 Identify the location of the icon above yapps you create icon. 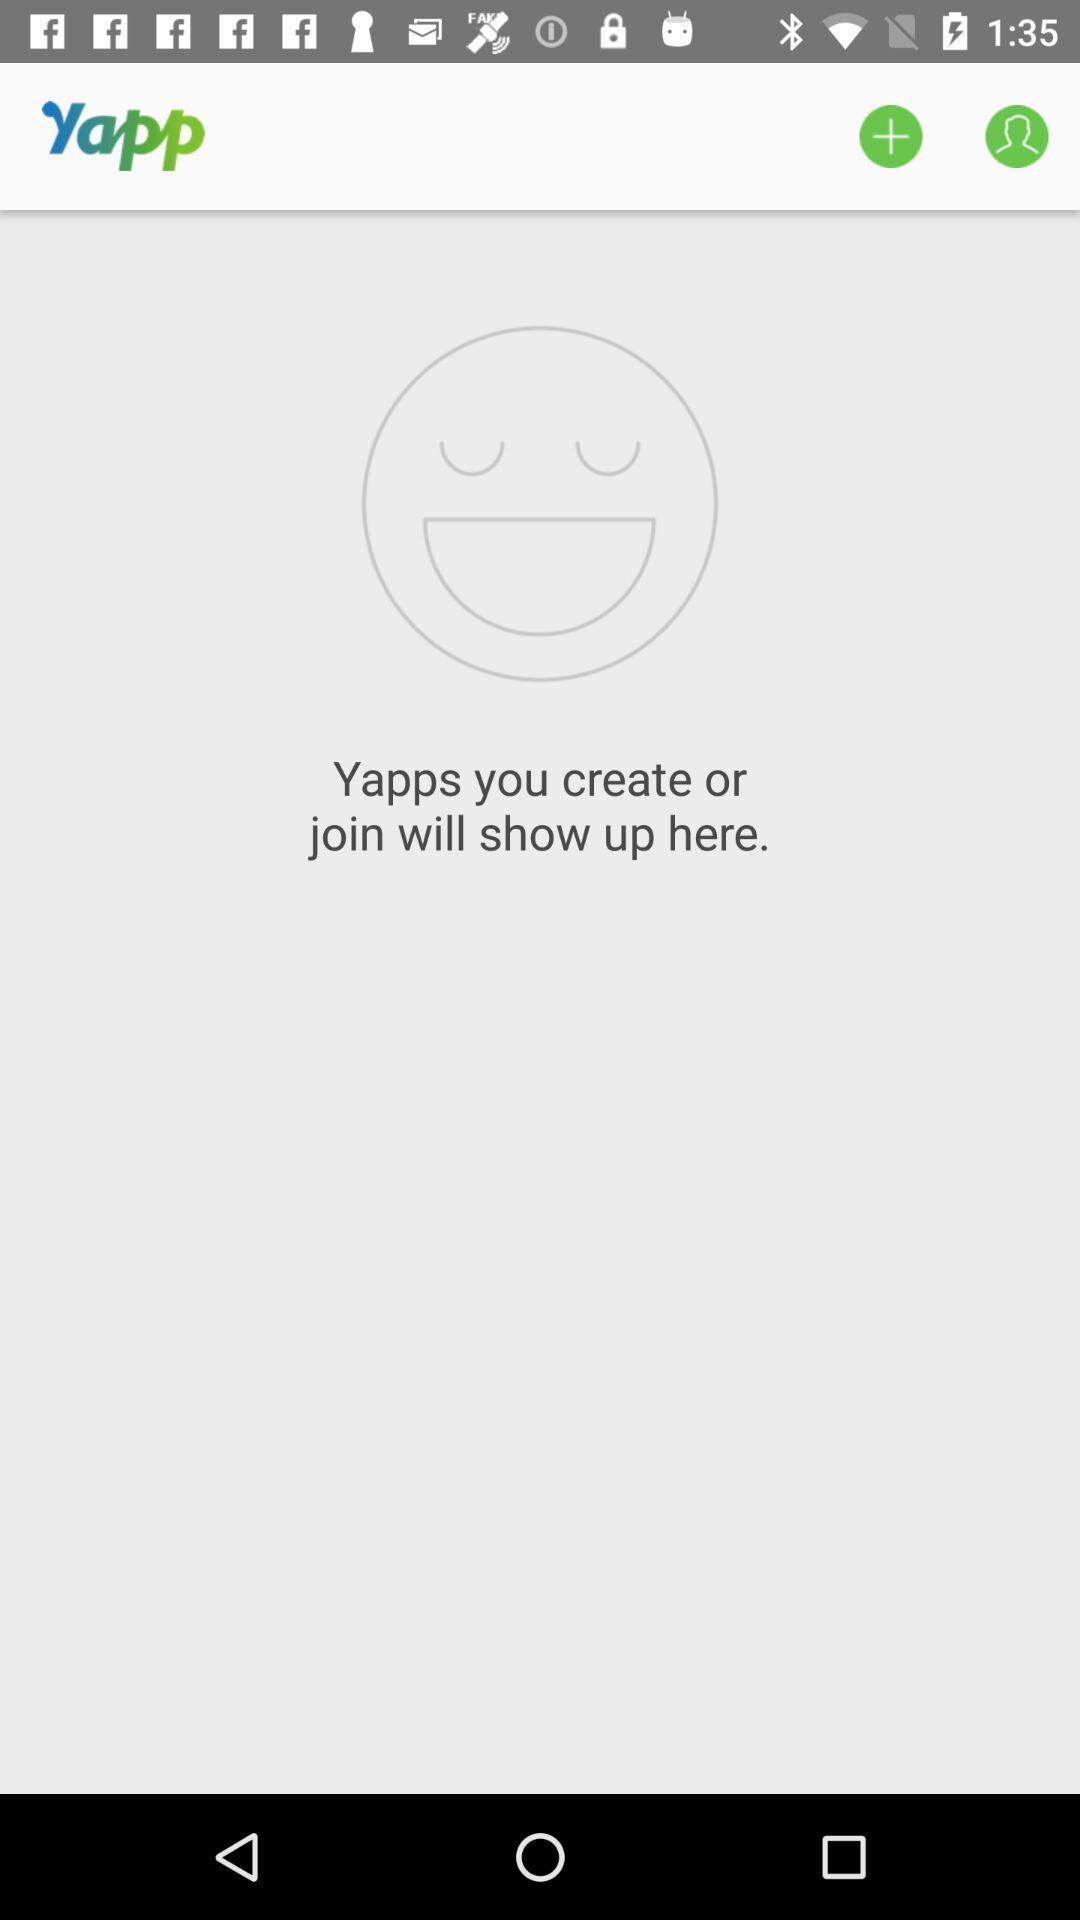
(1017, 135).